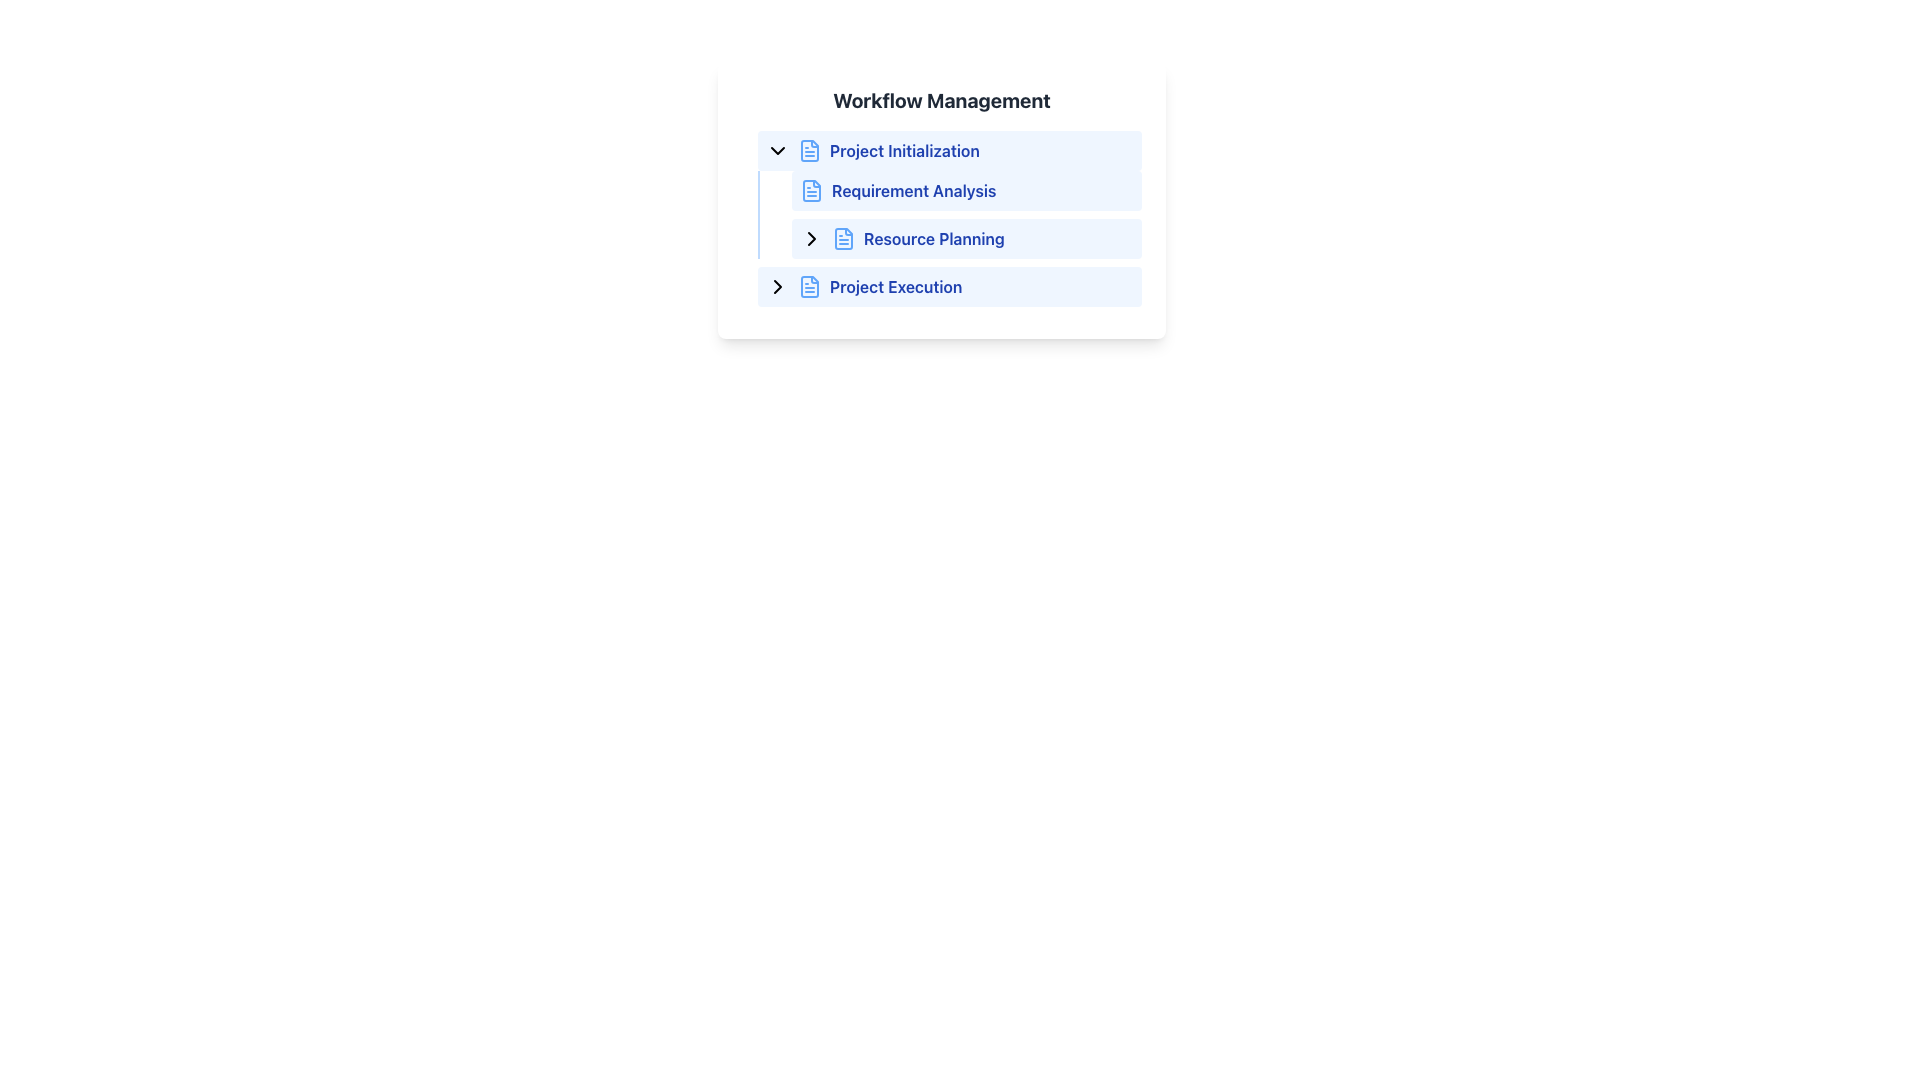 This screenshot has height=1080, width=1920. Describe the element at coordinates (811, 238) in the screenshot. I see `the right-pointing chevron icon in the 'Resource Planning' section` at that location.